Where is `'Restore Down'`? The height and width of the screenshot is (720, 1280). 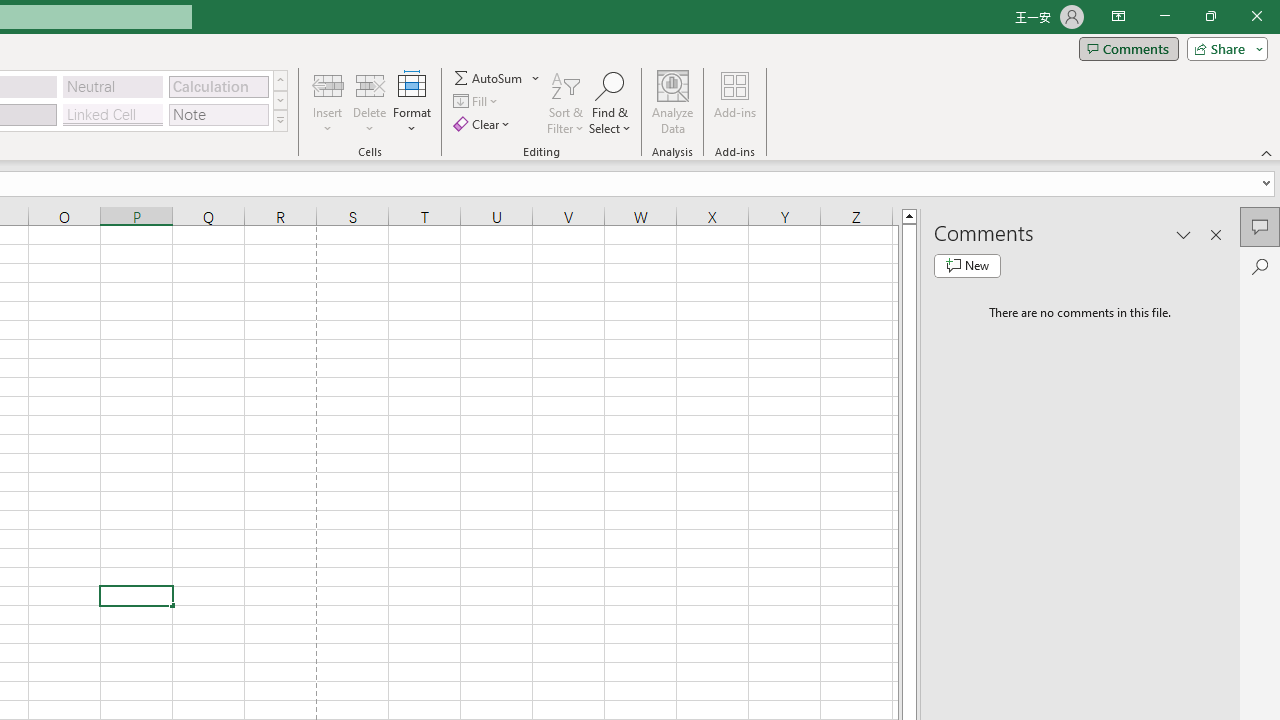
'Restore Down' is located at coordinates (1209, 16).